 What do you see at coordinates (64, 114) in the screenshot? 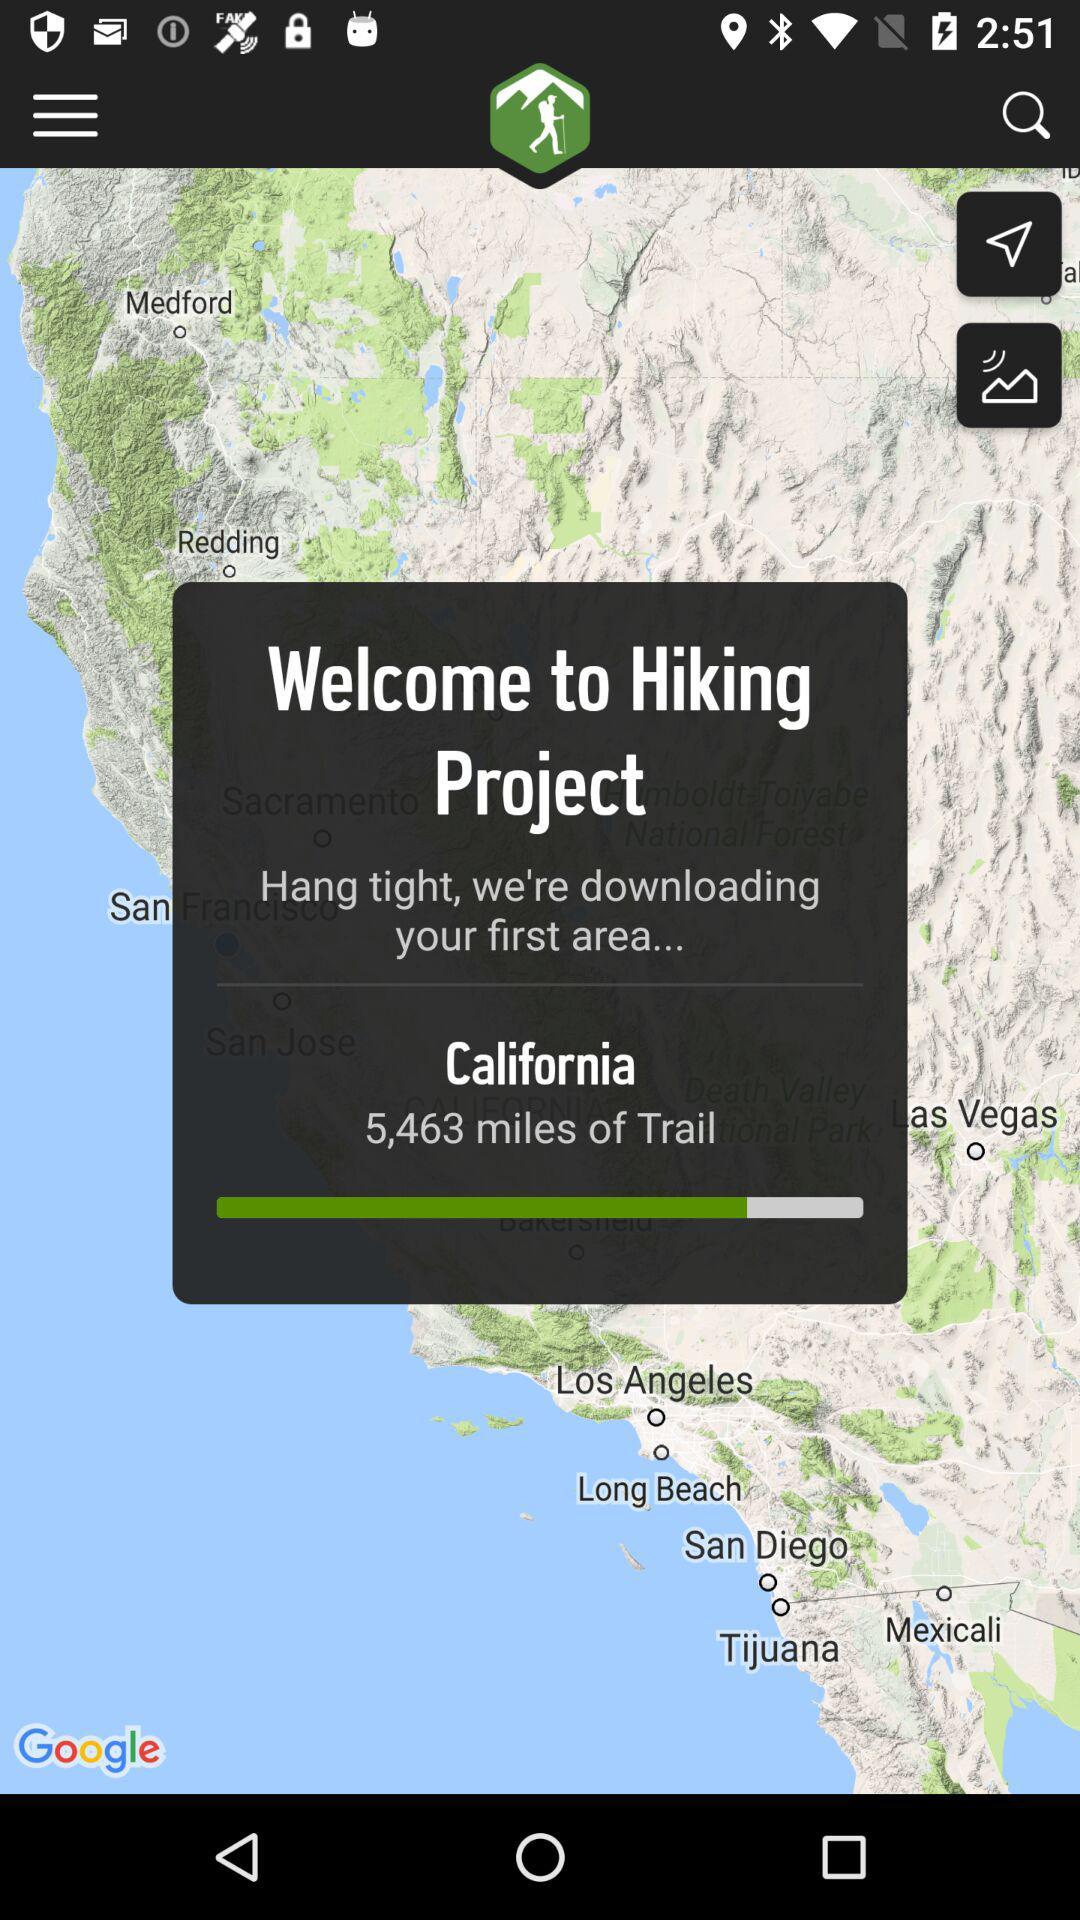
I see `navigation menu` at bounding box center [64, 114].